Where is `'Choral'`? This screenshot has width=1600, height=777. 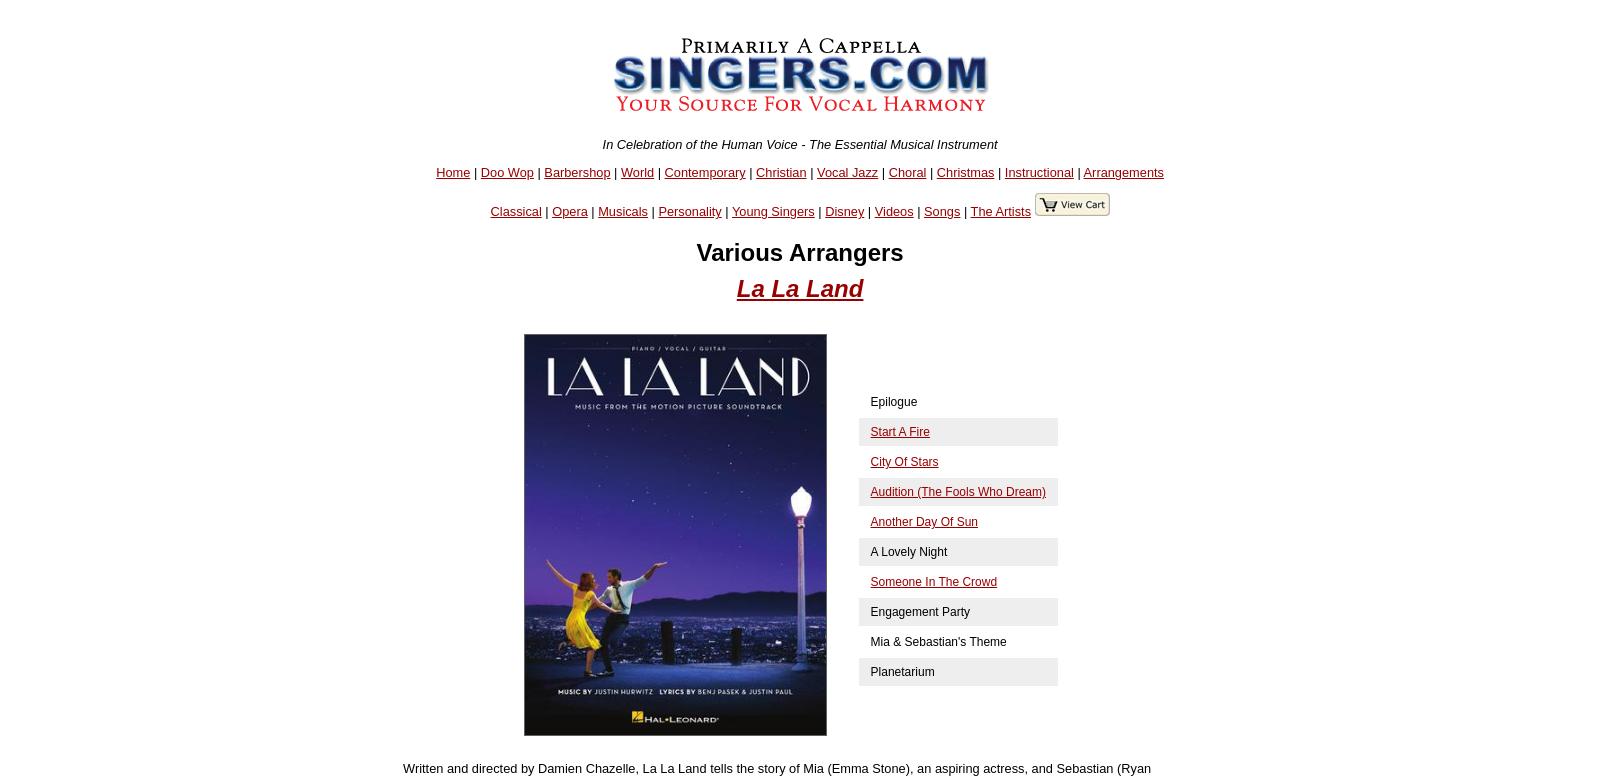
'Choral' is located at coordinates (906, 171).